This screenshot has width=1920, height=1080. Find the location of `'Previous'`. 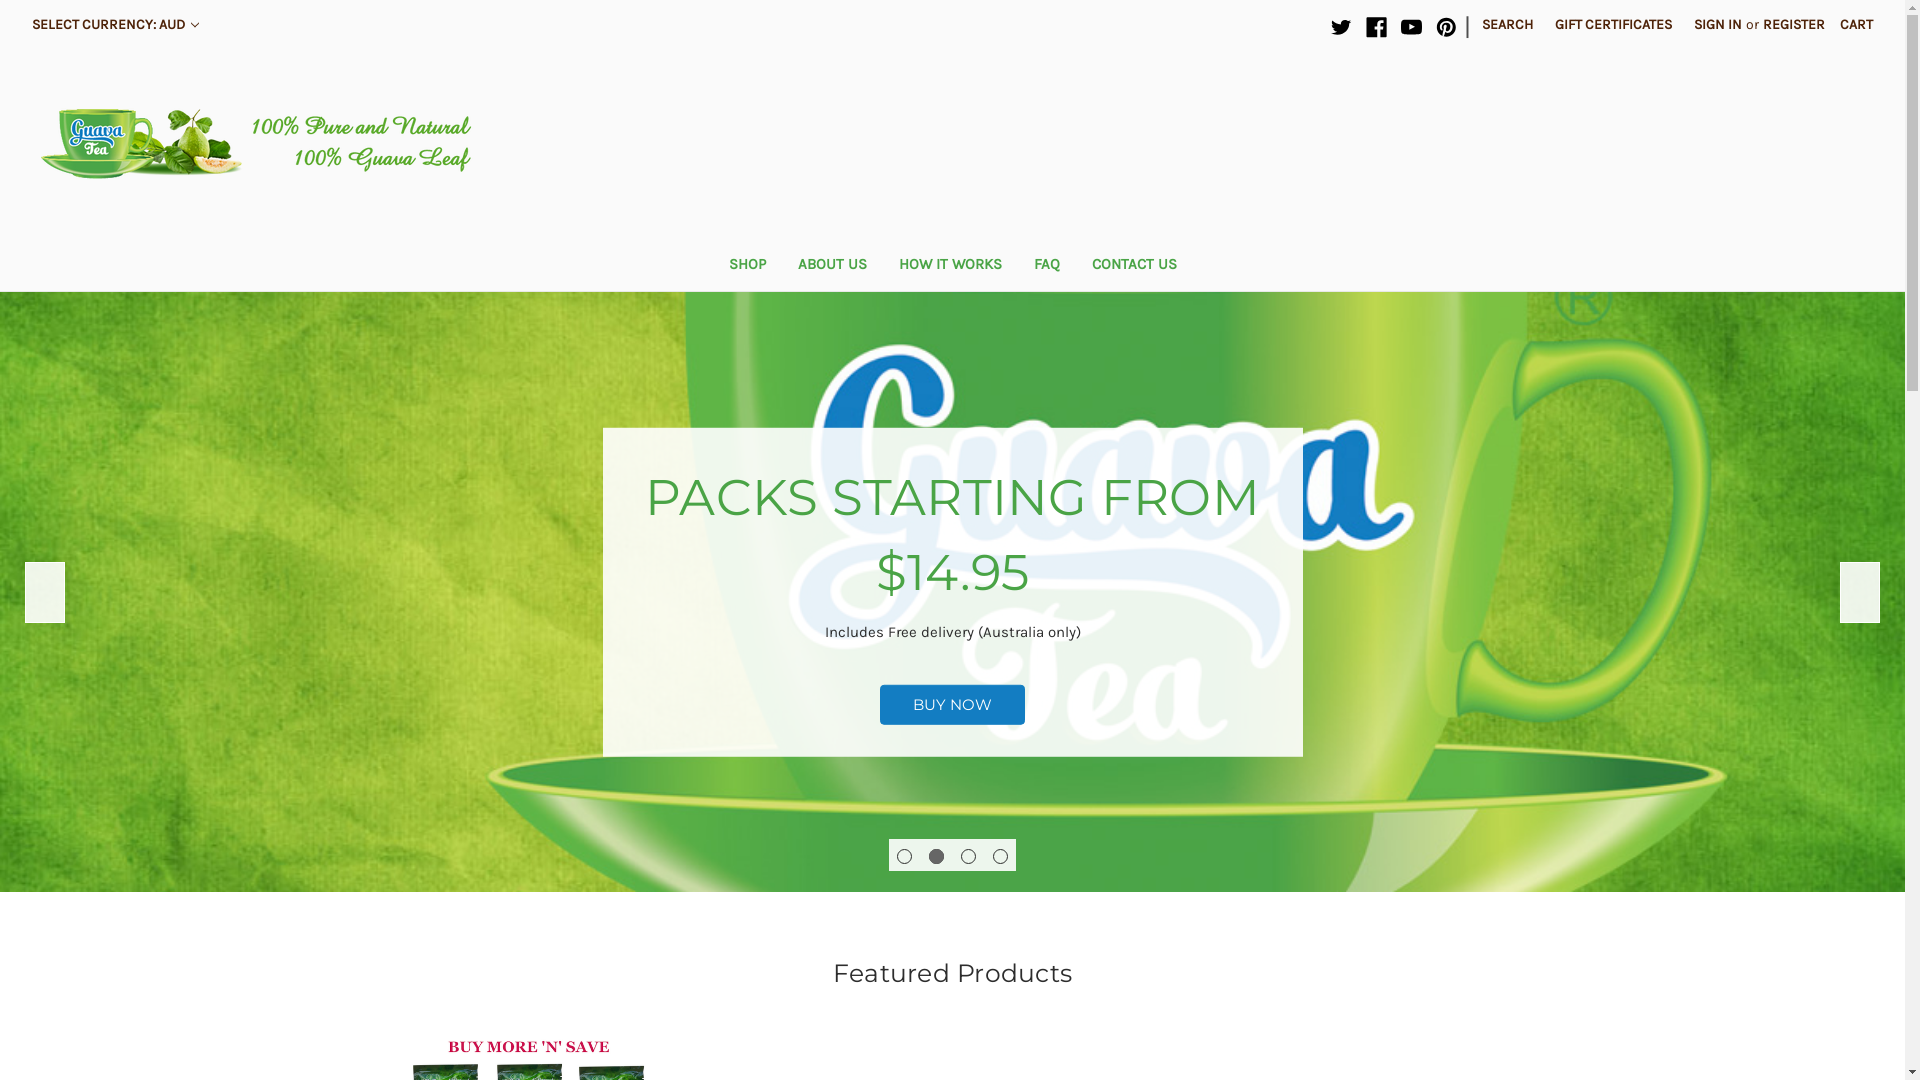

'Previous' is located at coordinates (44, 591).